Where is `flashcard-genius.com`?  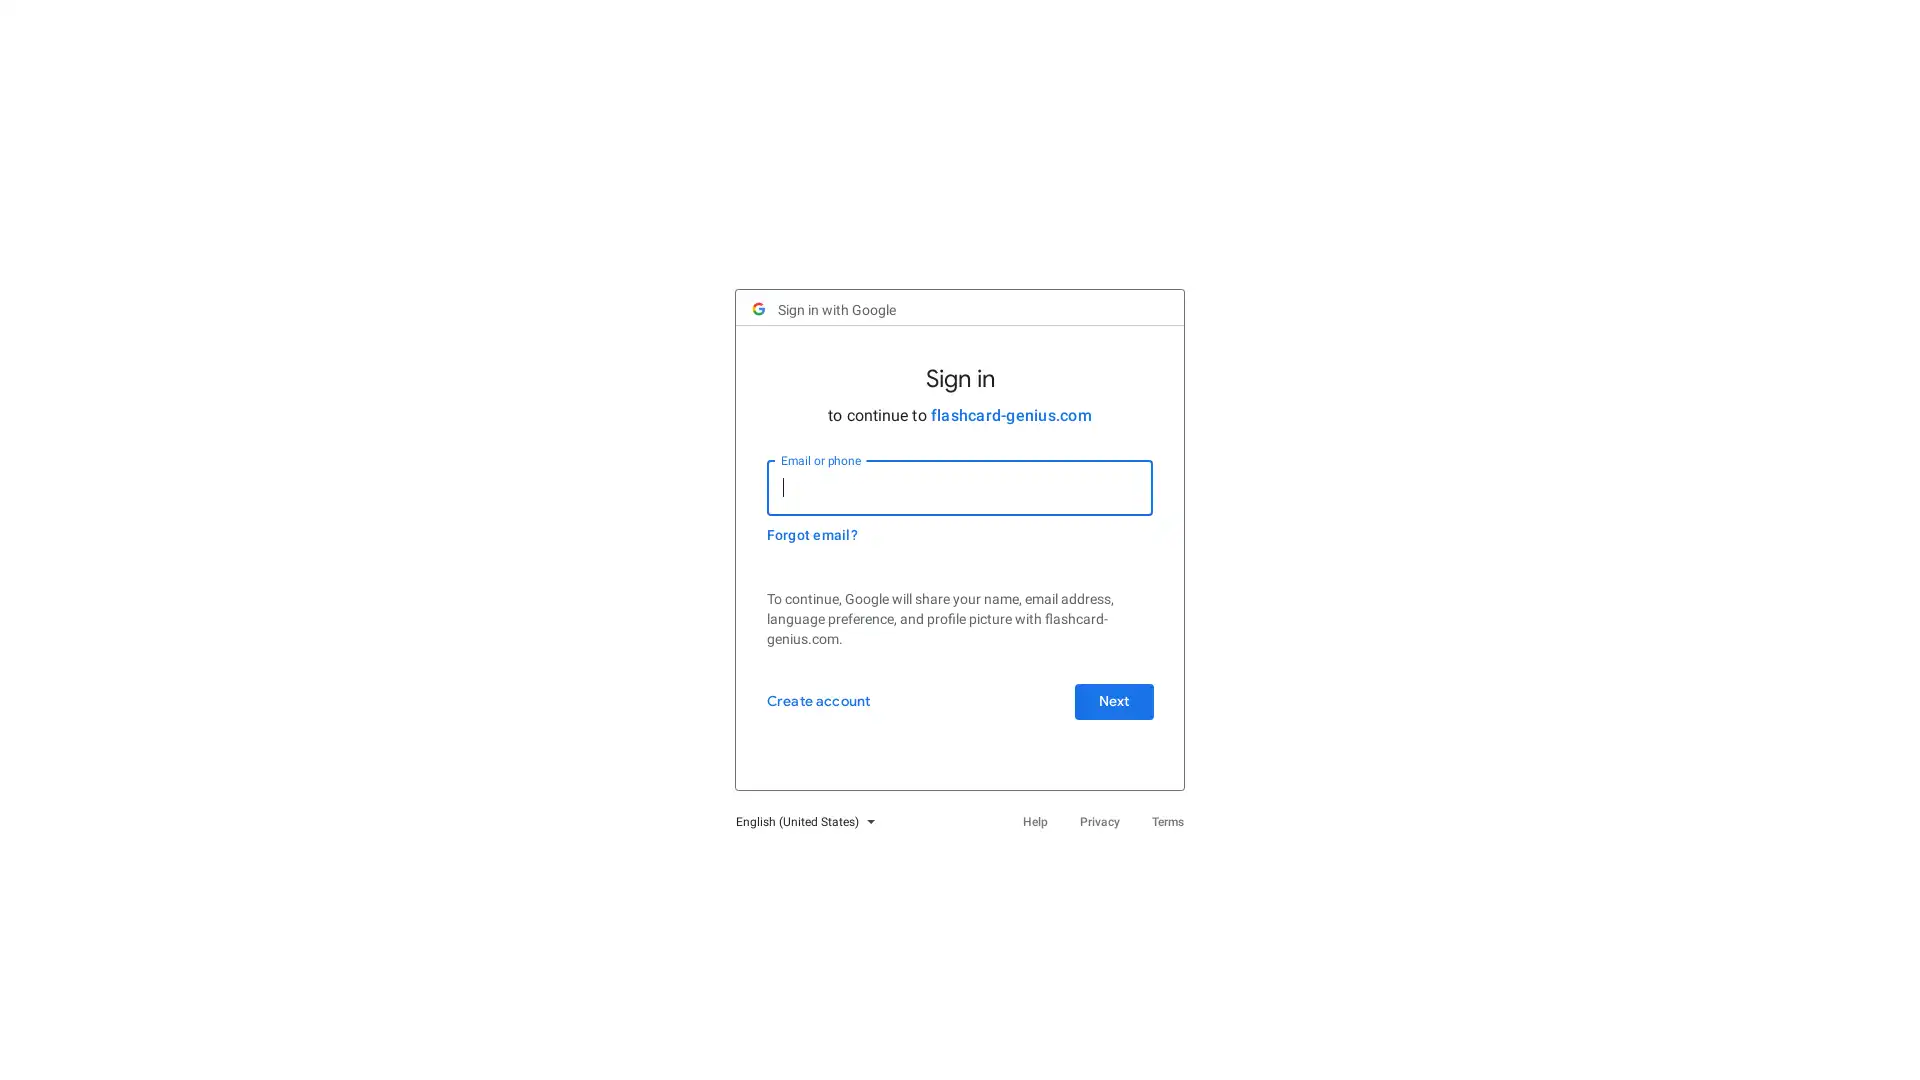 flashcard-genius.com is located at coordinates (1010, 425).